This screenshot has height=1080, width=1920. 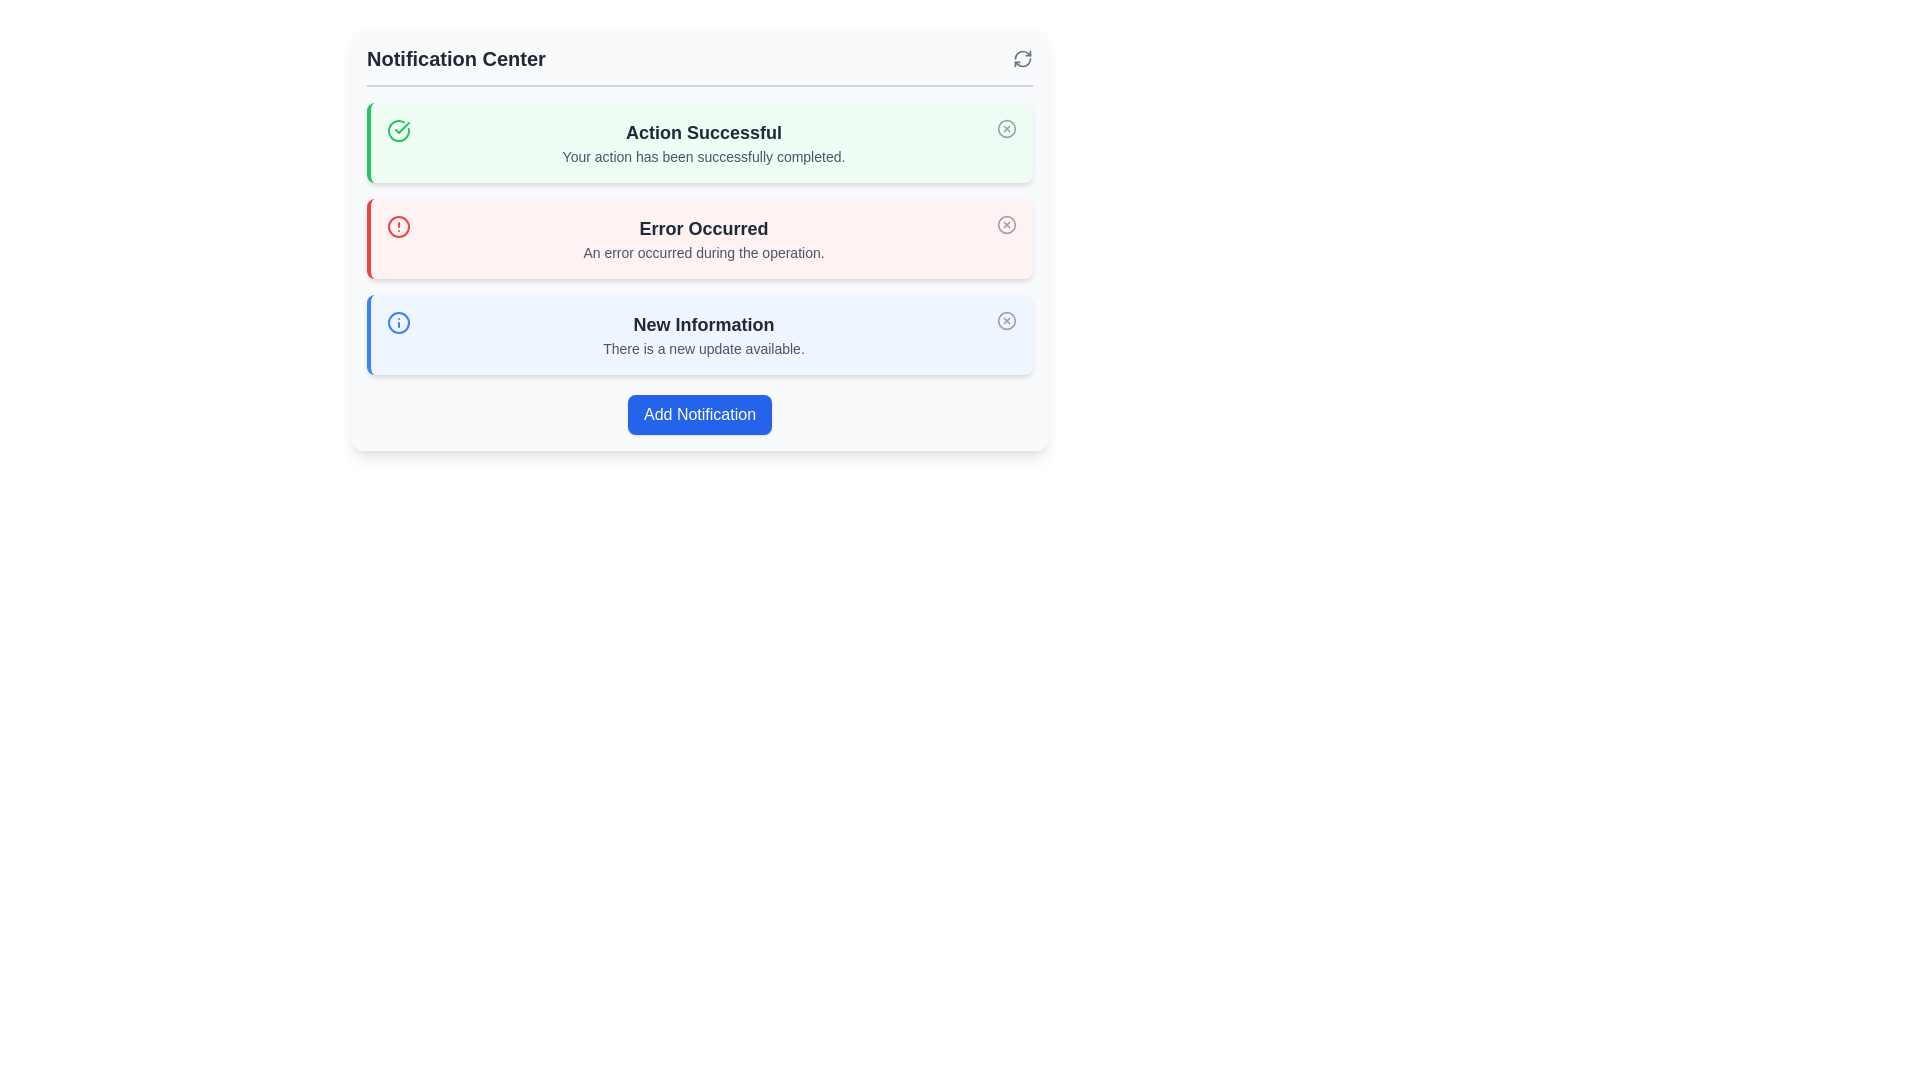 What do you see at coordinates (1007, 127) in the screenshot?
I see `the SVG circle element located in the top-right corner of the 'Action Successful' notification card, which serves as a visual marker` at bounding box center [1007, 127].